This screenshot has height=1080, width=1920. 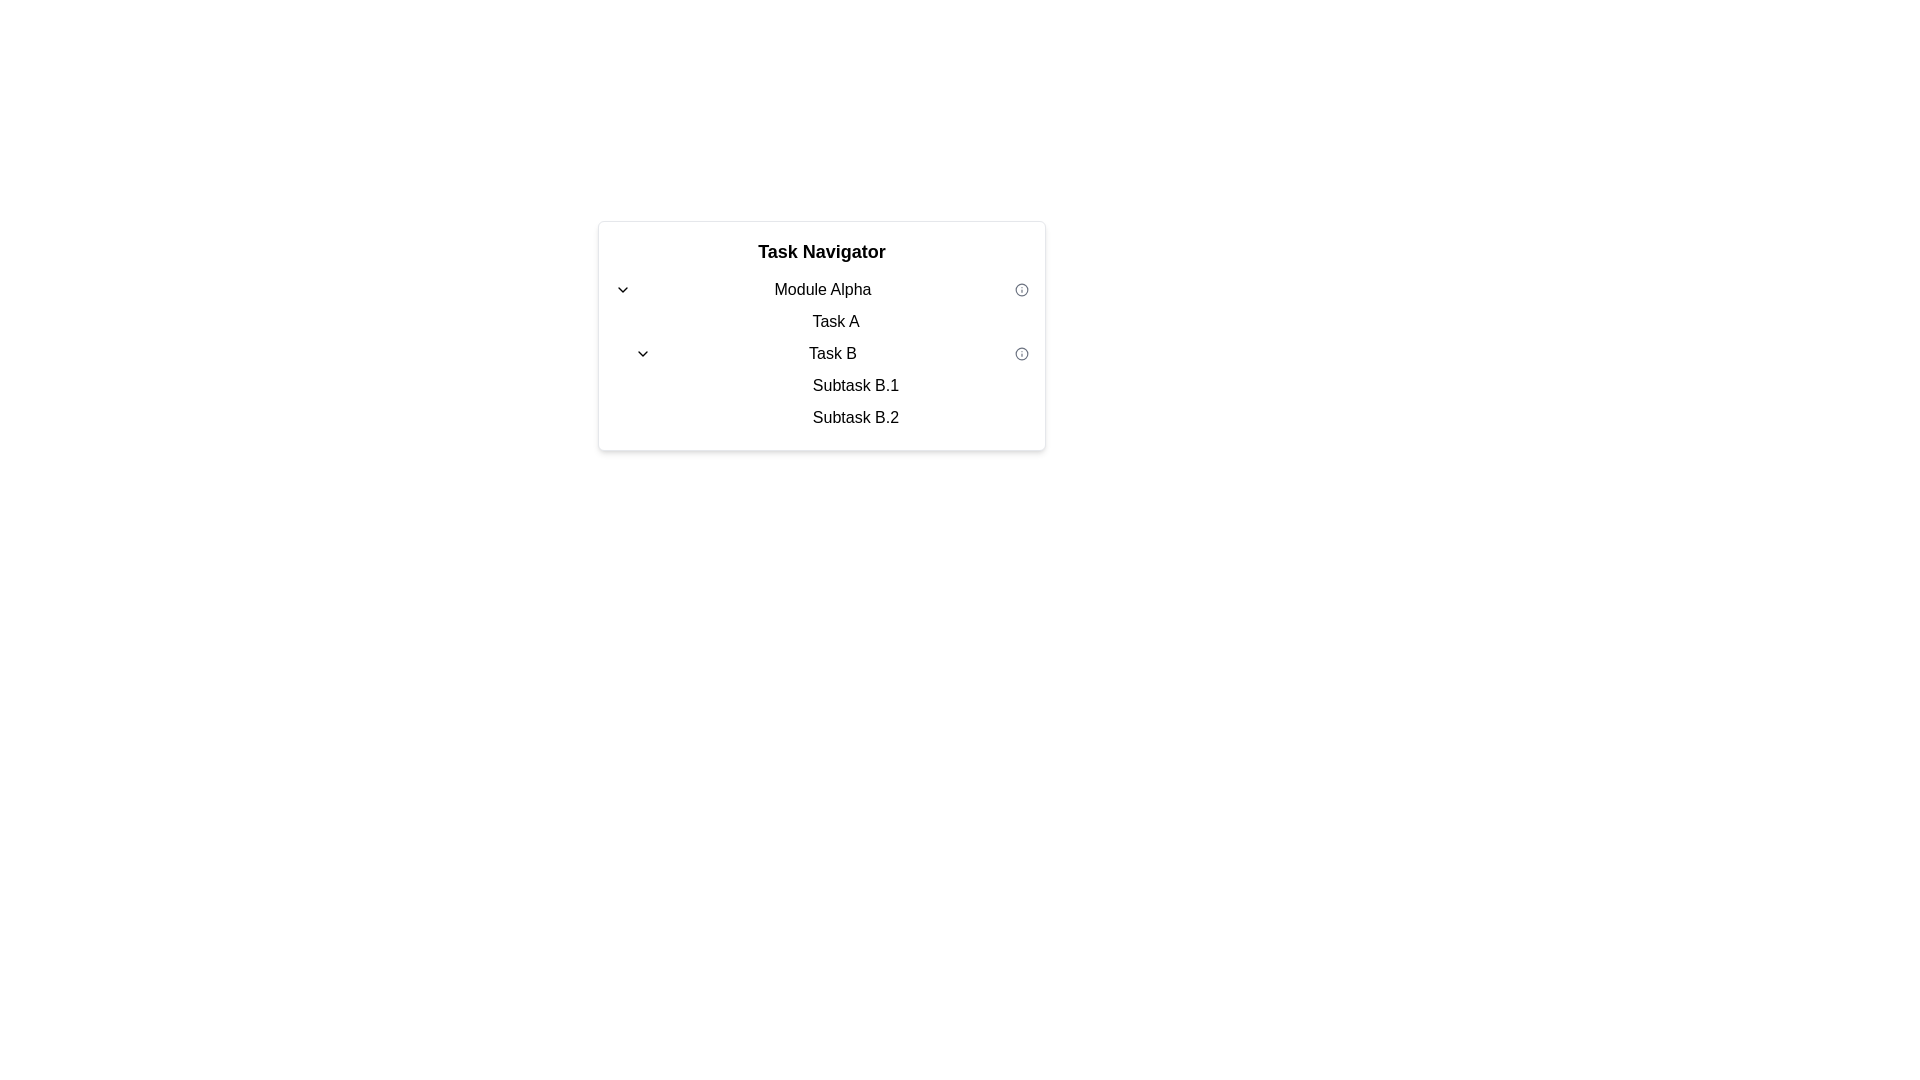 What do you see at coordinates (851, 416) in the screenshot?
I see `the text element labeled 'Subtask B.2' in the hierarchical navigation menu` at bounding box center [851, 416].